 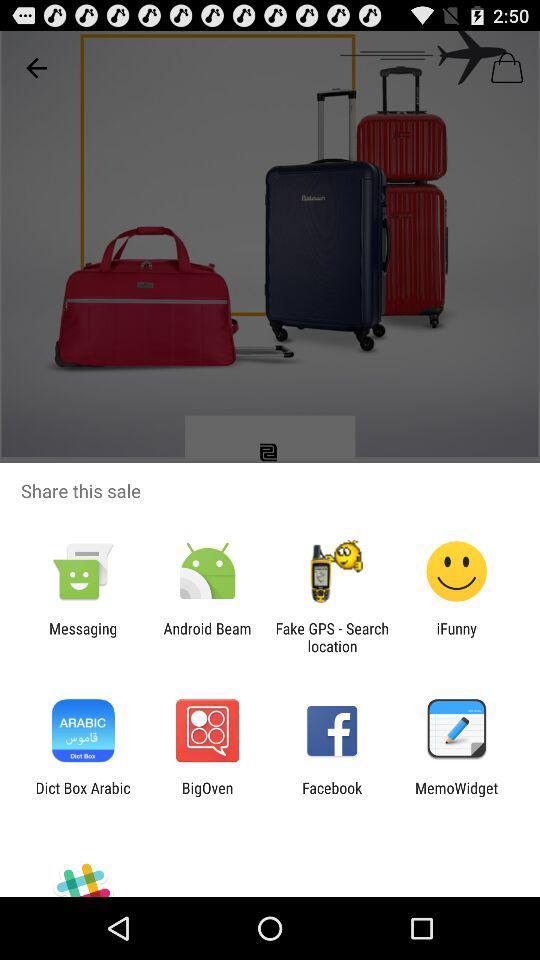 I want to click on the icon to the left of facebook icon, so click(x=206, y=796).